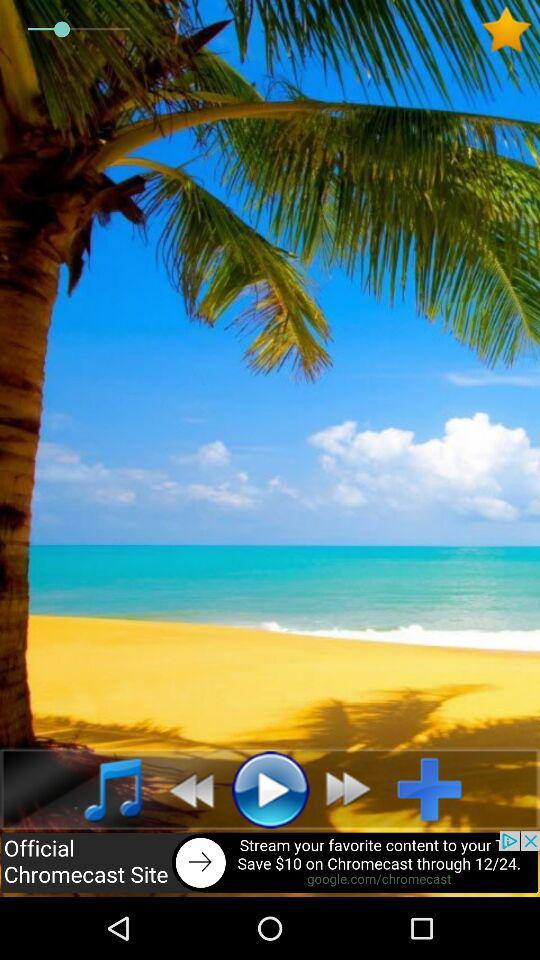 The height and width of the screenshot is (960, 540). What do you see at coordinates (270, 789) in the screenshot?
I see `the play icon` at bounding box center [270, 789].